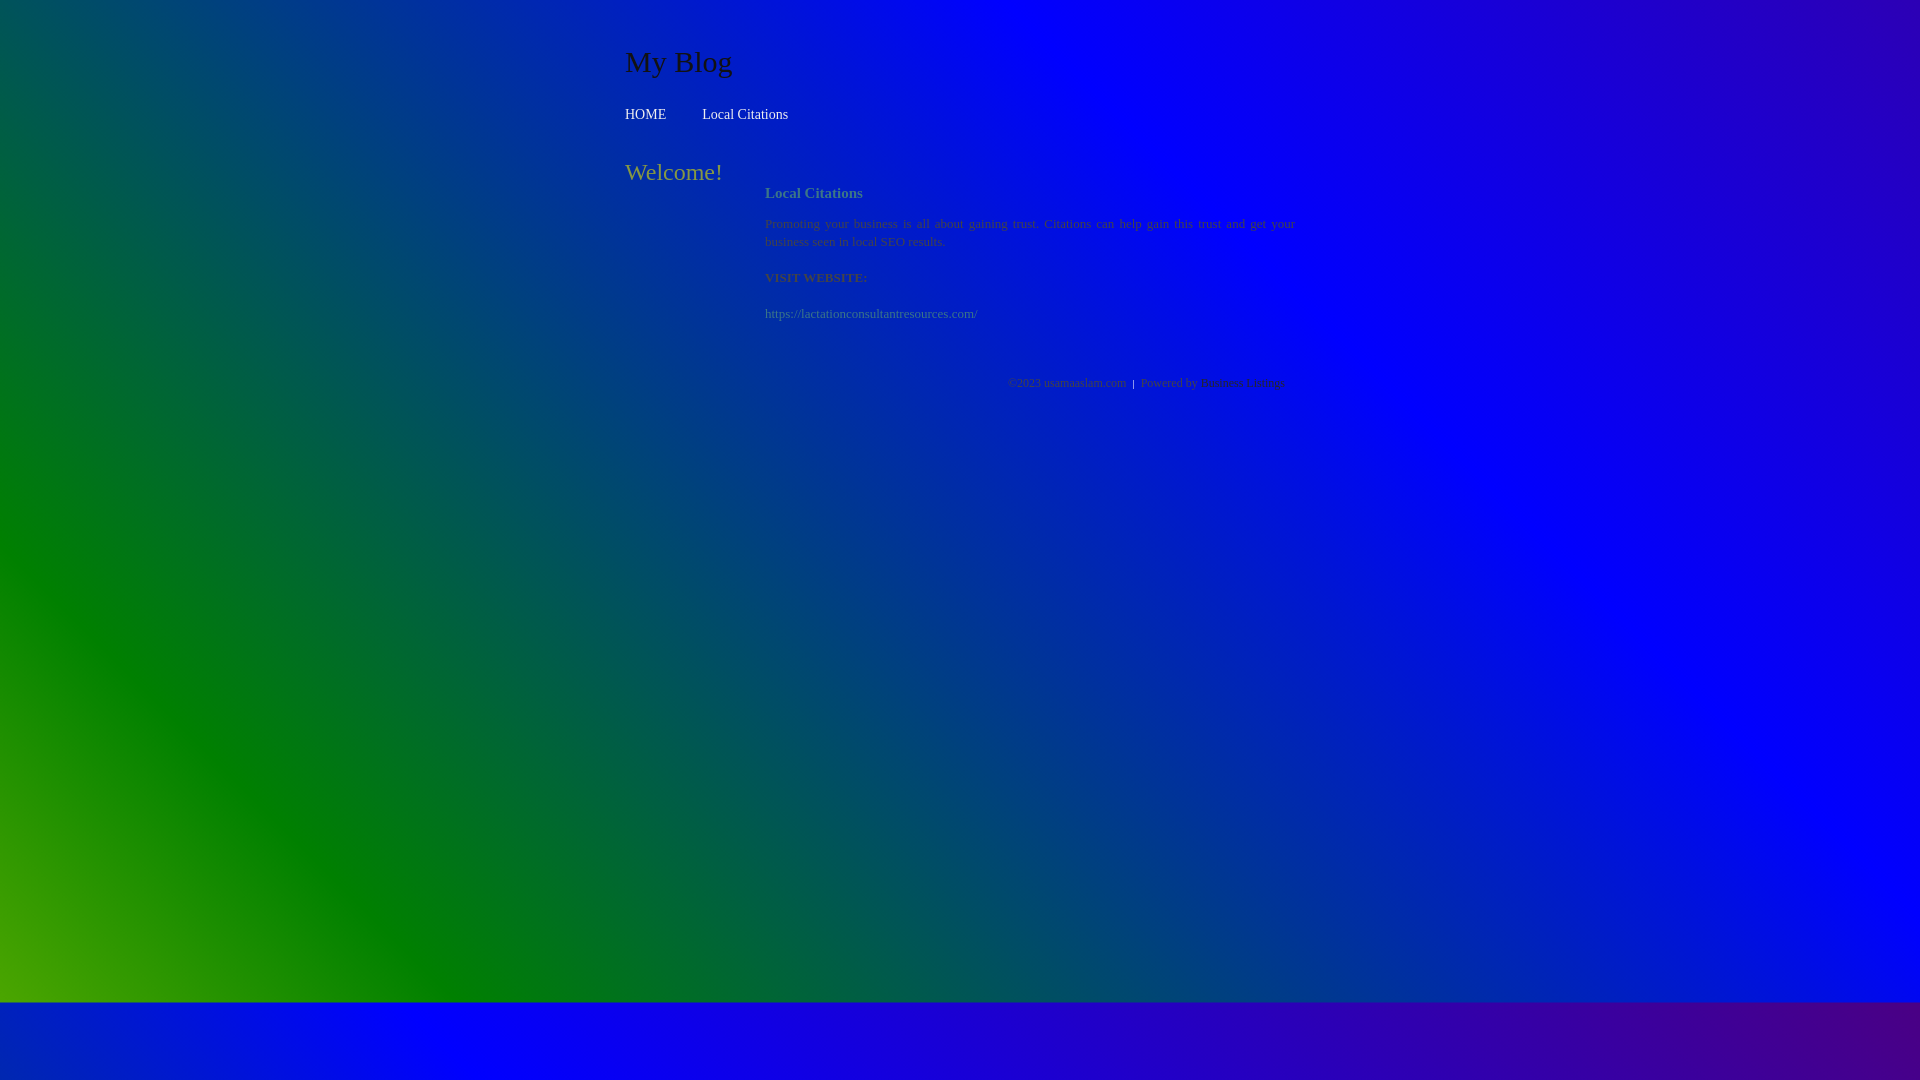 Image resolution: width=1920 pixels, height=1080 pixels. Describe the element at coordinates (1242, 382) in the screenshot. I see `'Business Listings'` at that location.